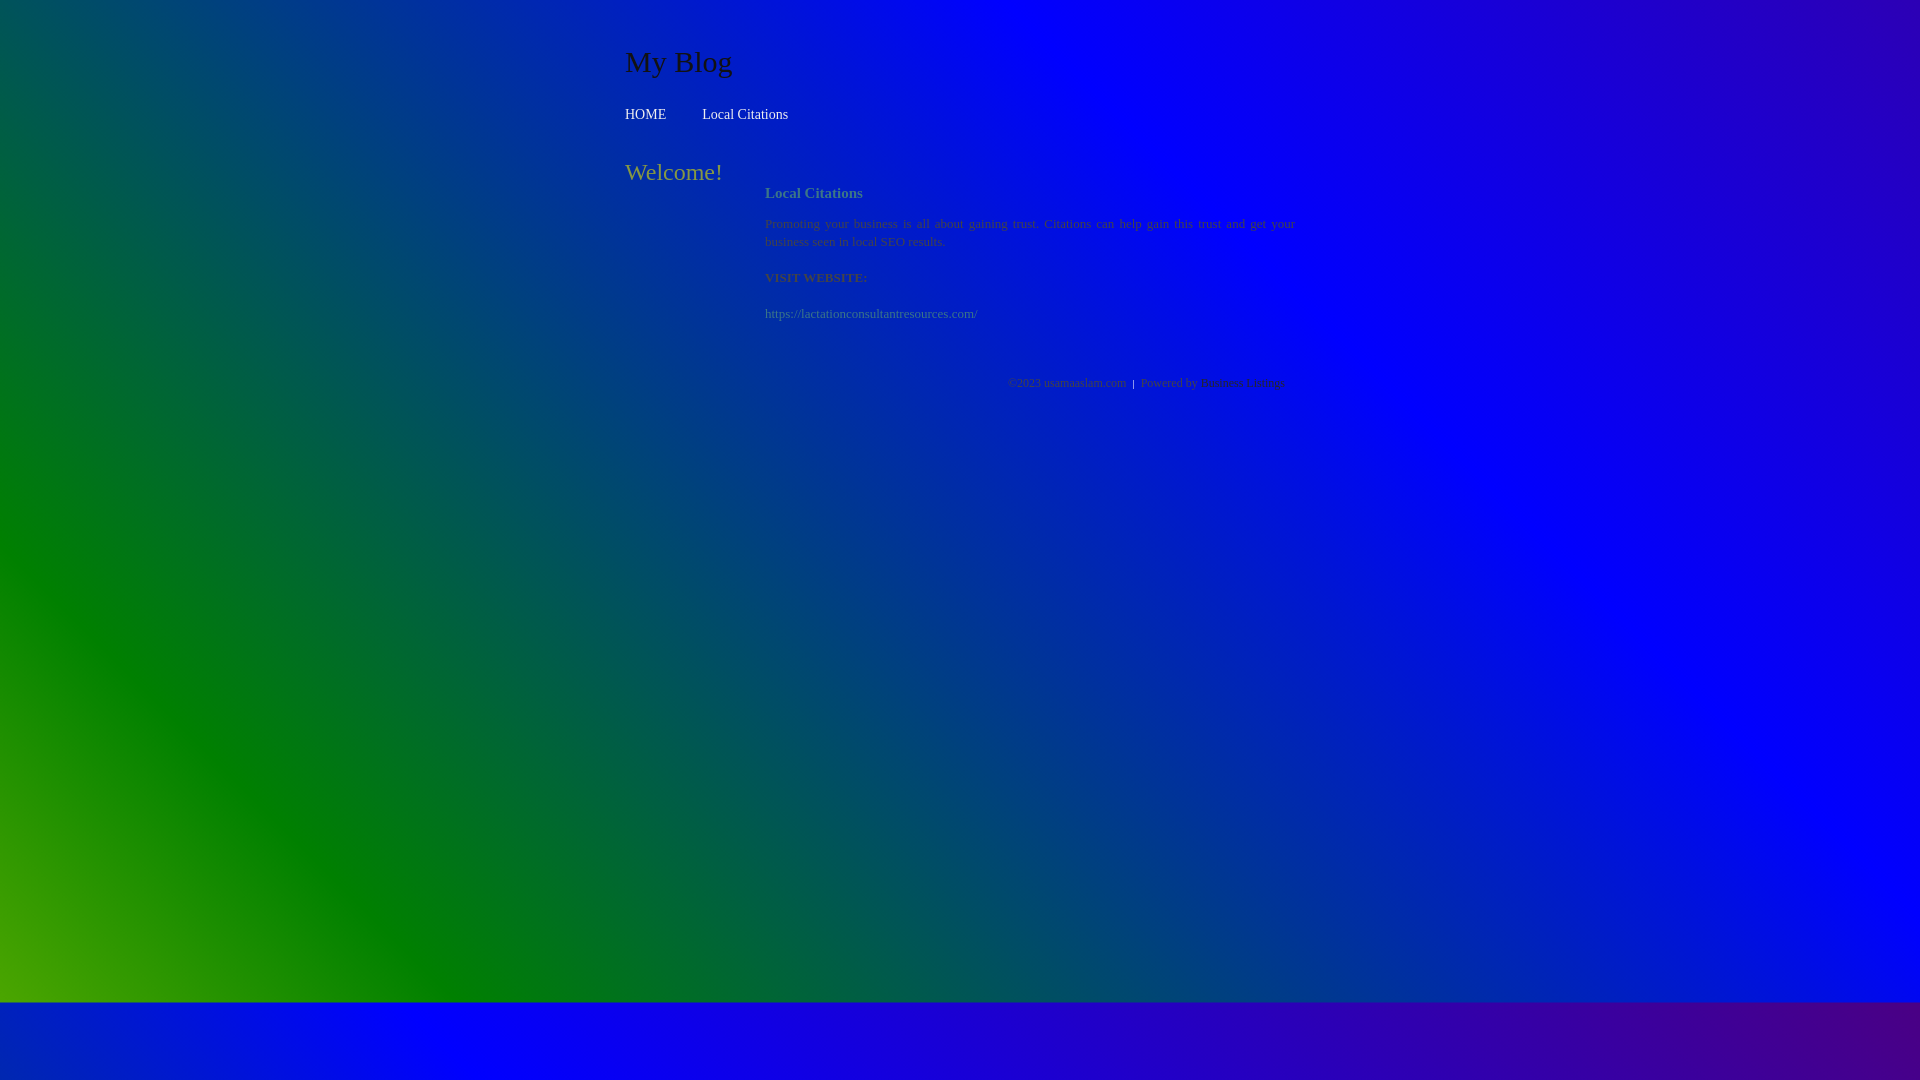 Image resolution: width=1920 pixels, height=1080 pixels. Describe the element at coordinates (1242, 382) in the screenshot. I see `'Business Listings'` at that location.